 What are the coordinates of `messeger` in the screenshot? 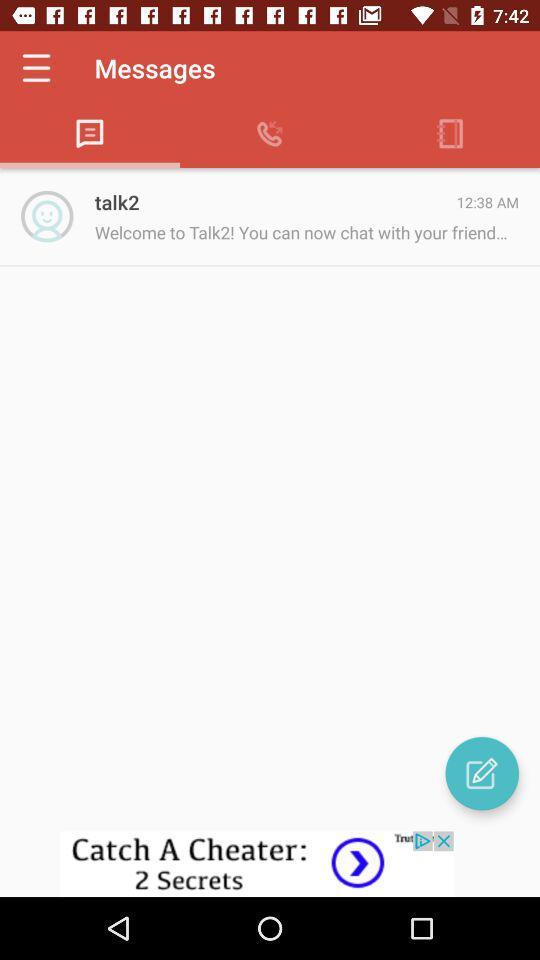 It's located at (481, 772).